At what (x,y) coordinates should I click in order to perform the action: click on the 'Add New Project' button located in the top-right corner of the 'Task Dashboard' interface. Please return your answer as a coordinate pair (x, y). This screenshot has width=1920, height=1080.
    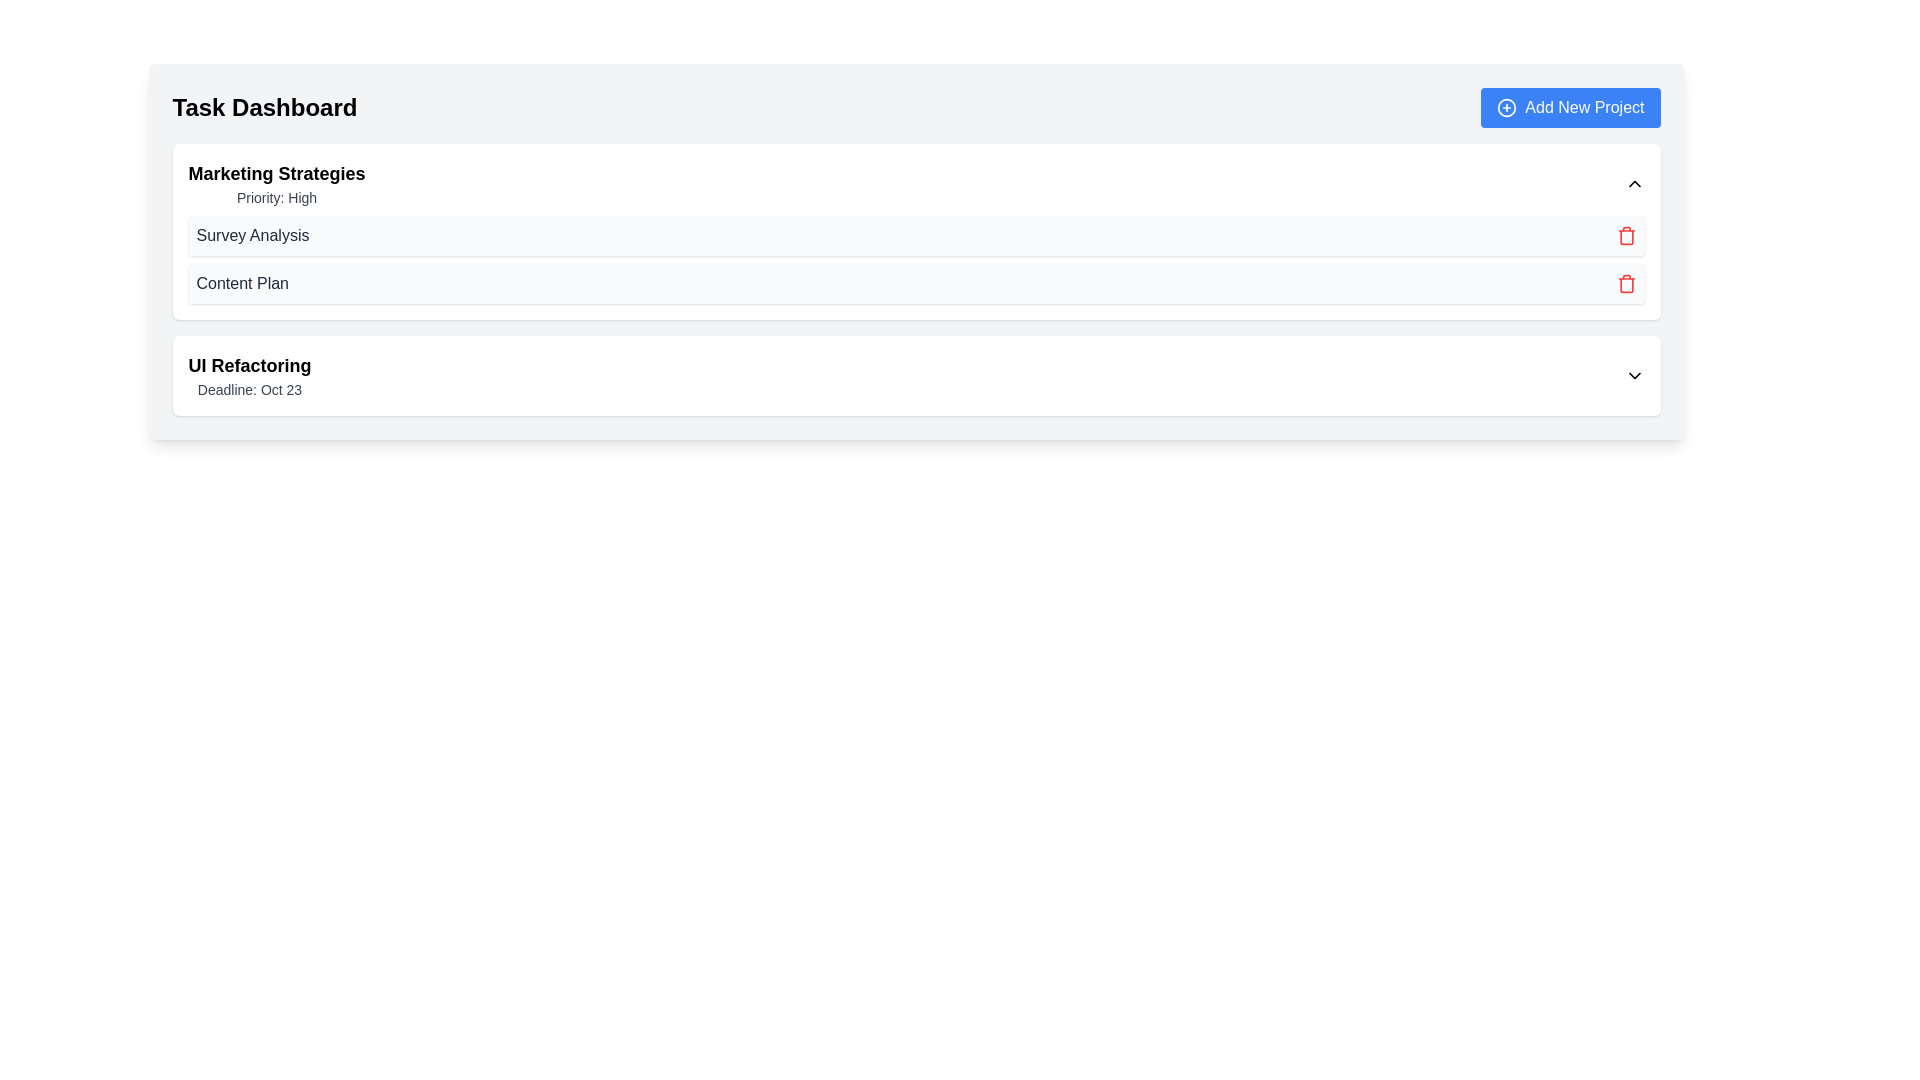
    Looking at the image, I should click on (1569, 108).